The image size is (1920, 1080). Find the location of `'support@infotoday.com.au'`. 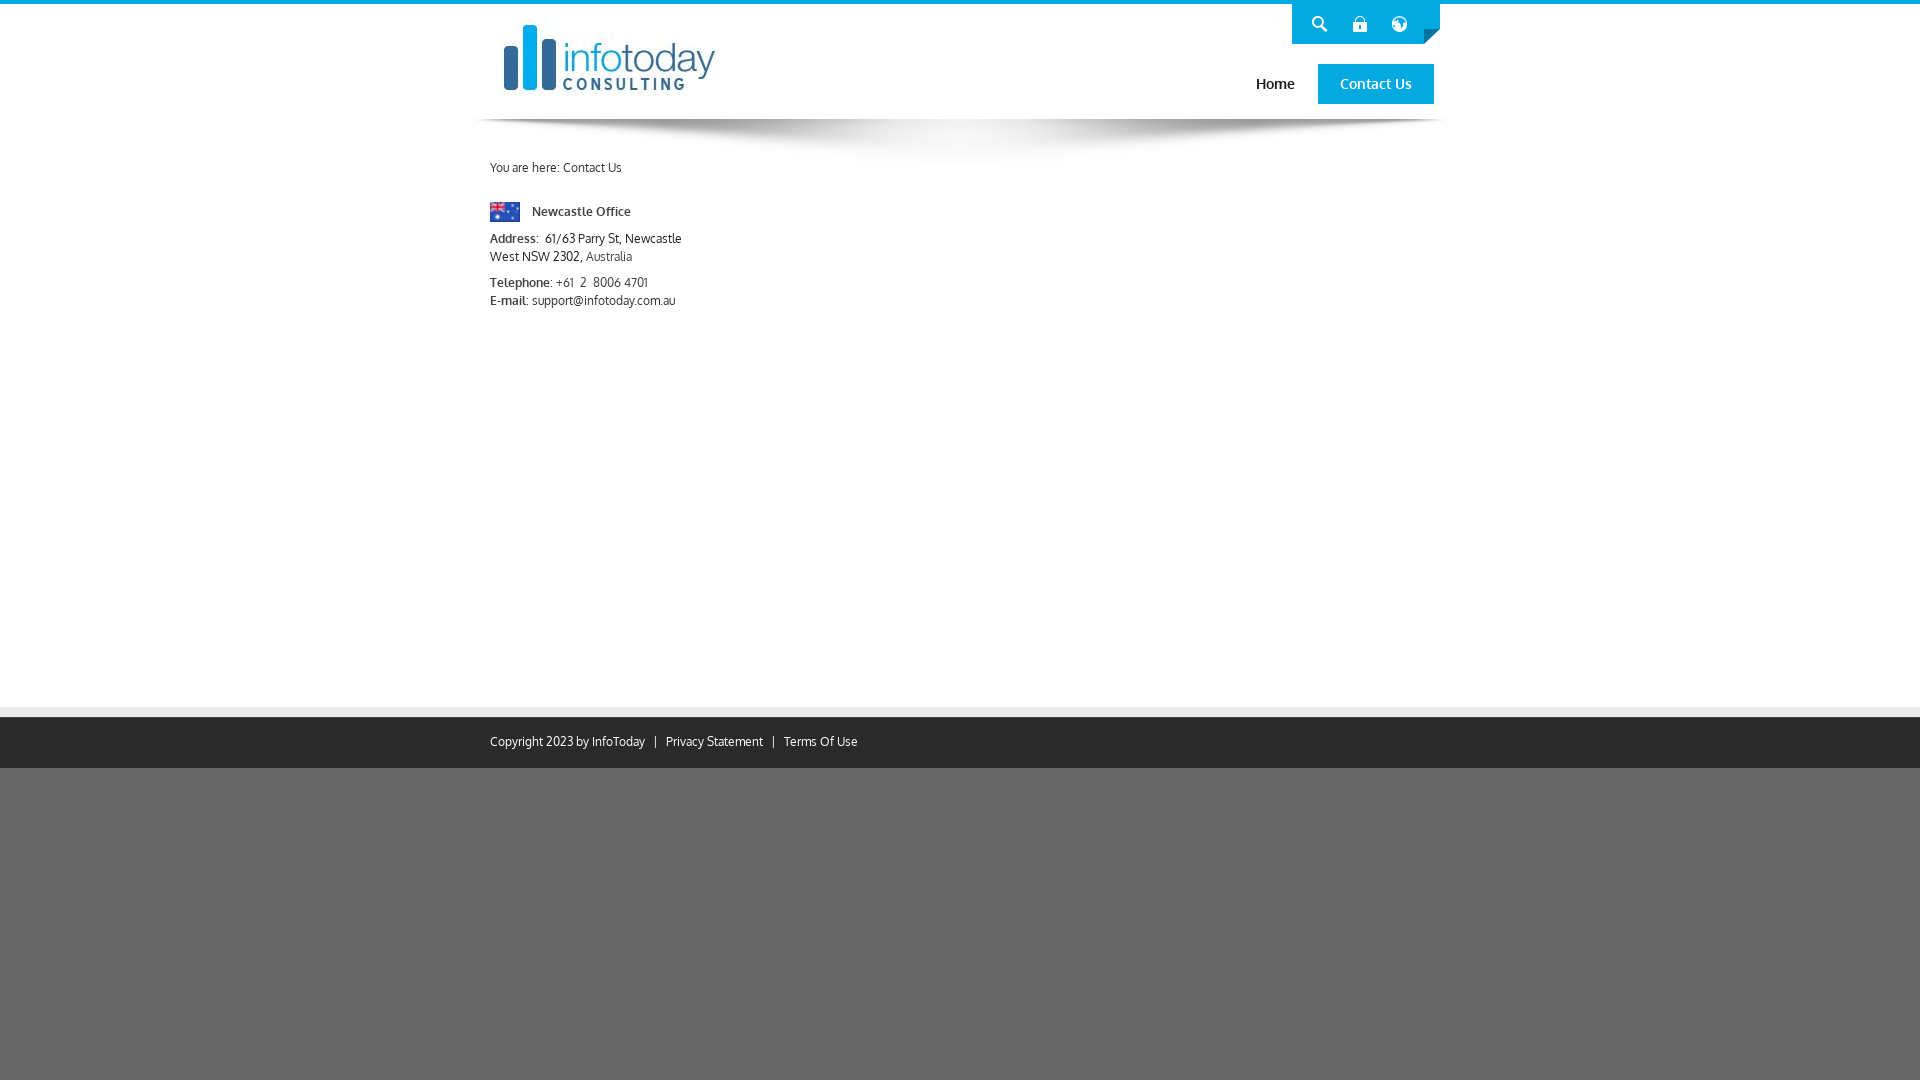

'support@infotoday.com.au' is located at coordinates (602, 300).